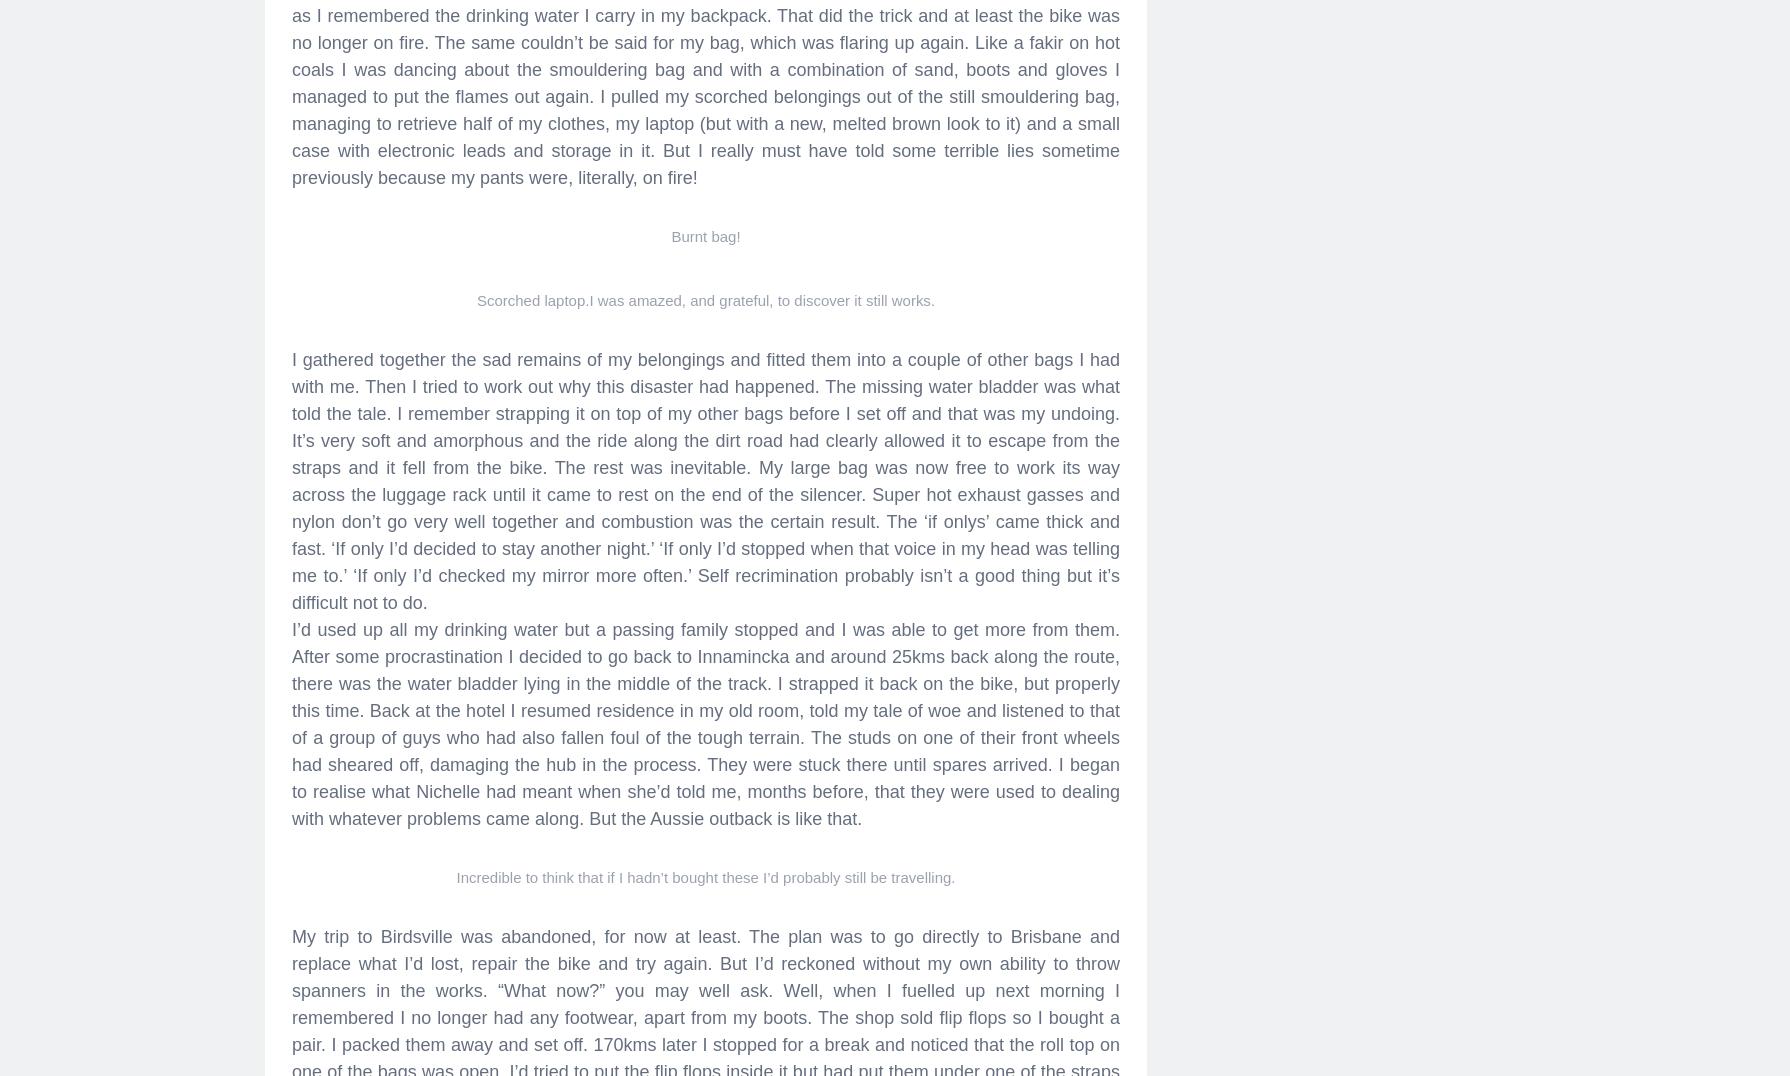 The image size is (1790, 1076). Describe the element at coordinates (614, 269) in the screenshot. I see `'So I did. And previous experience should have told me never to ignore that voice.'` at that location.